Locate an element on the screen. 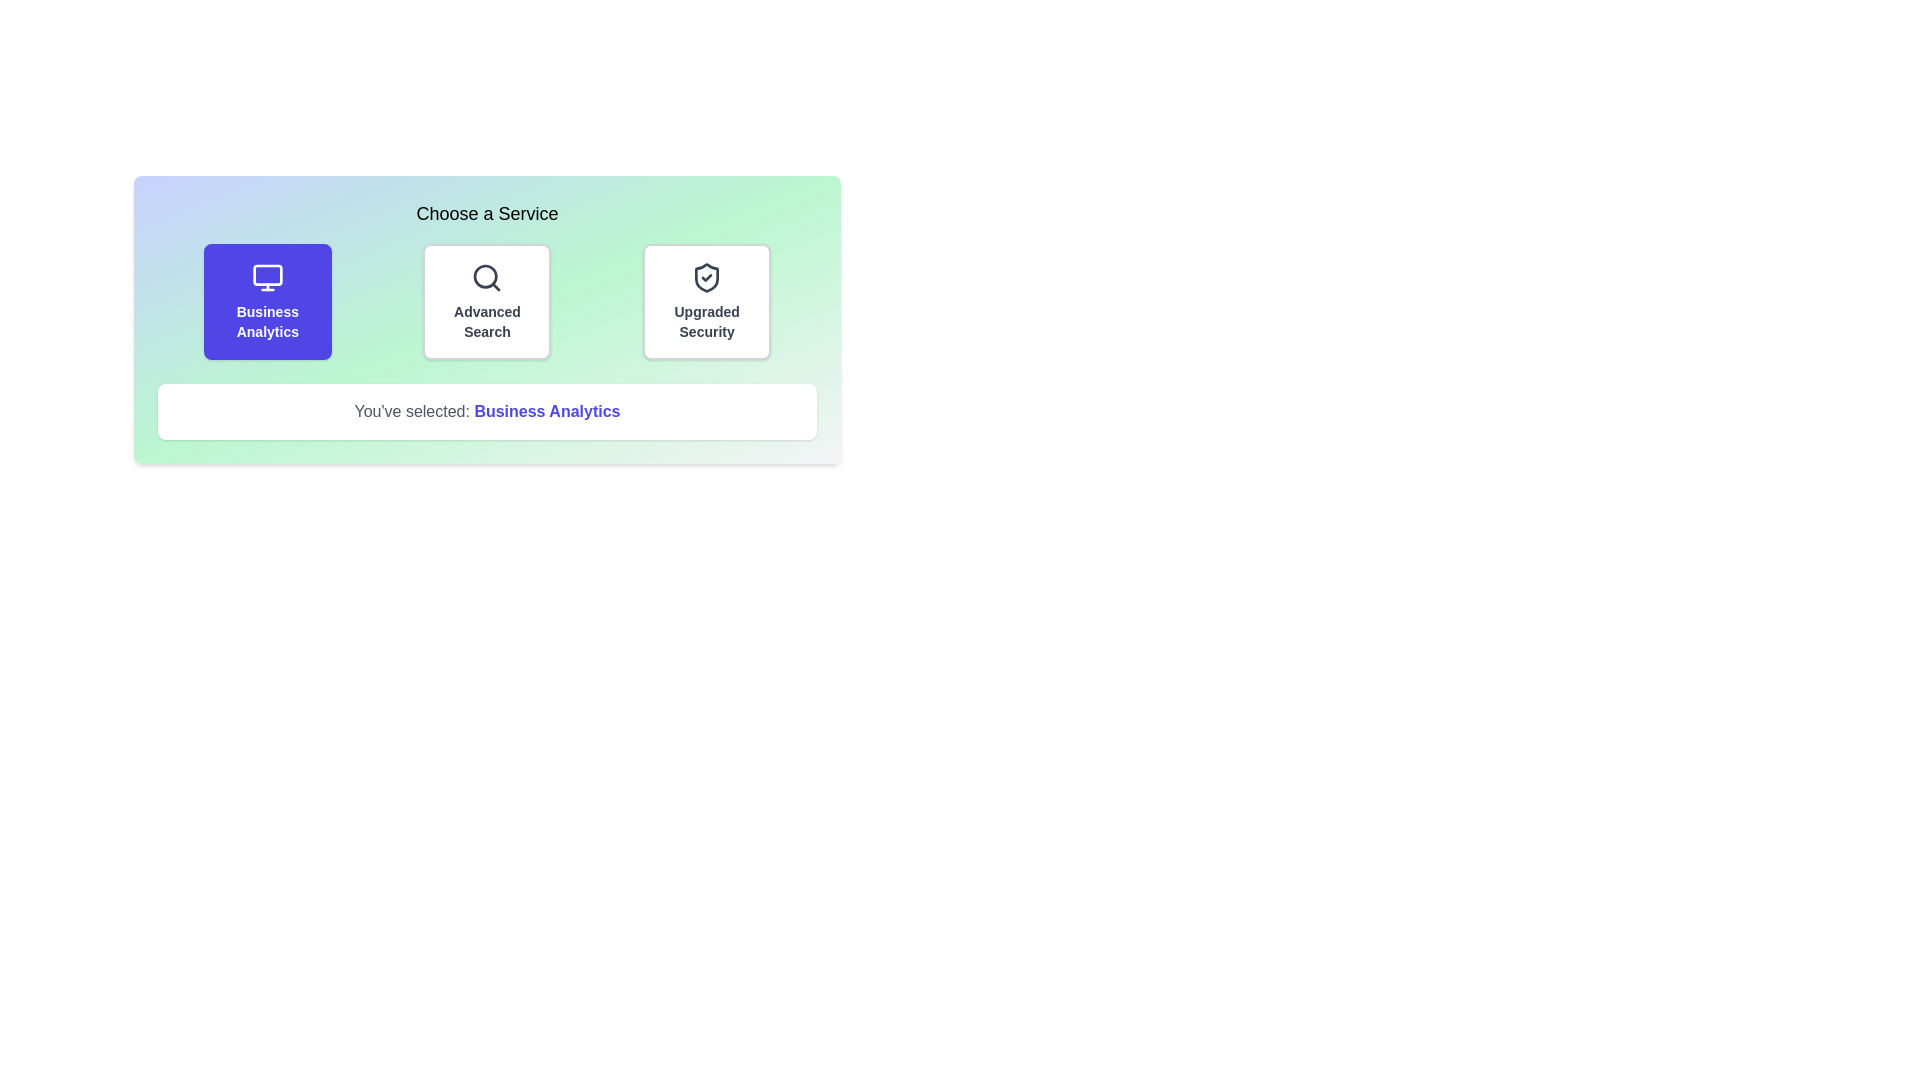  the service option Upgraded Security is located at coordinates (707, 301).